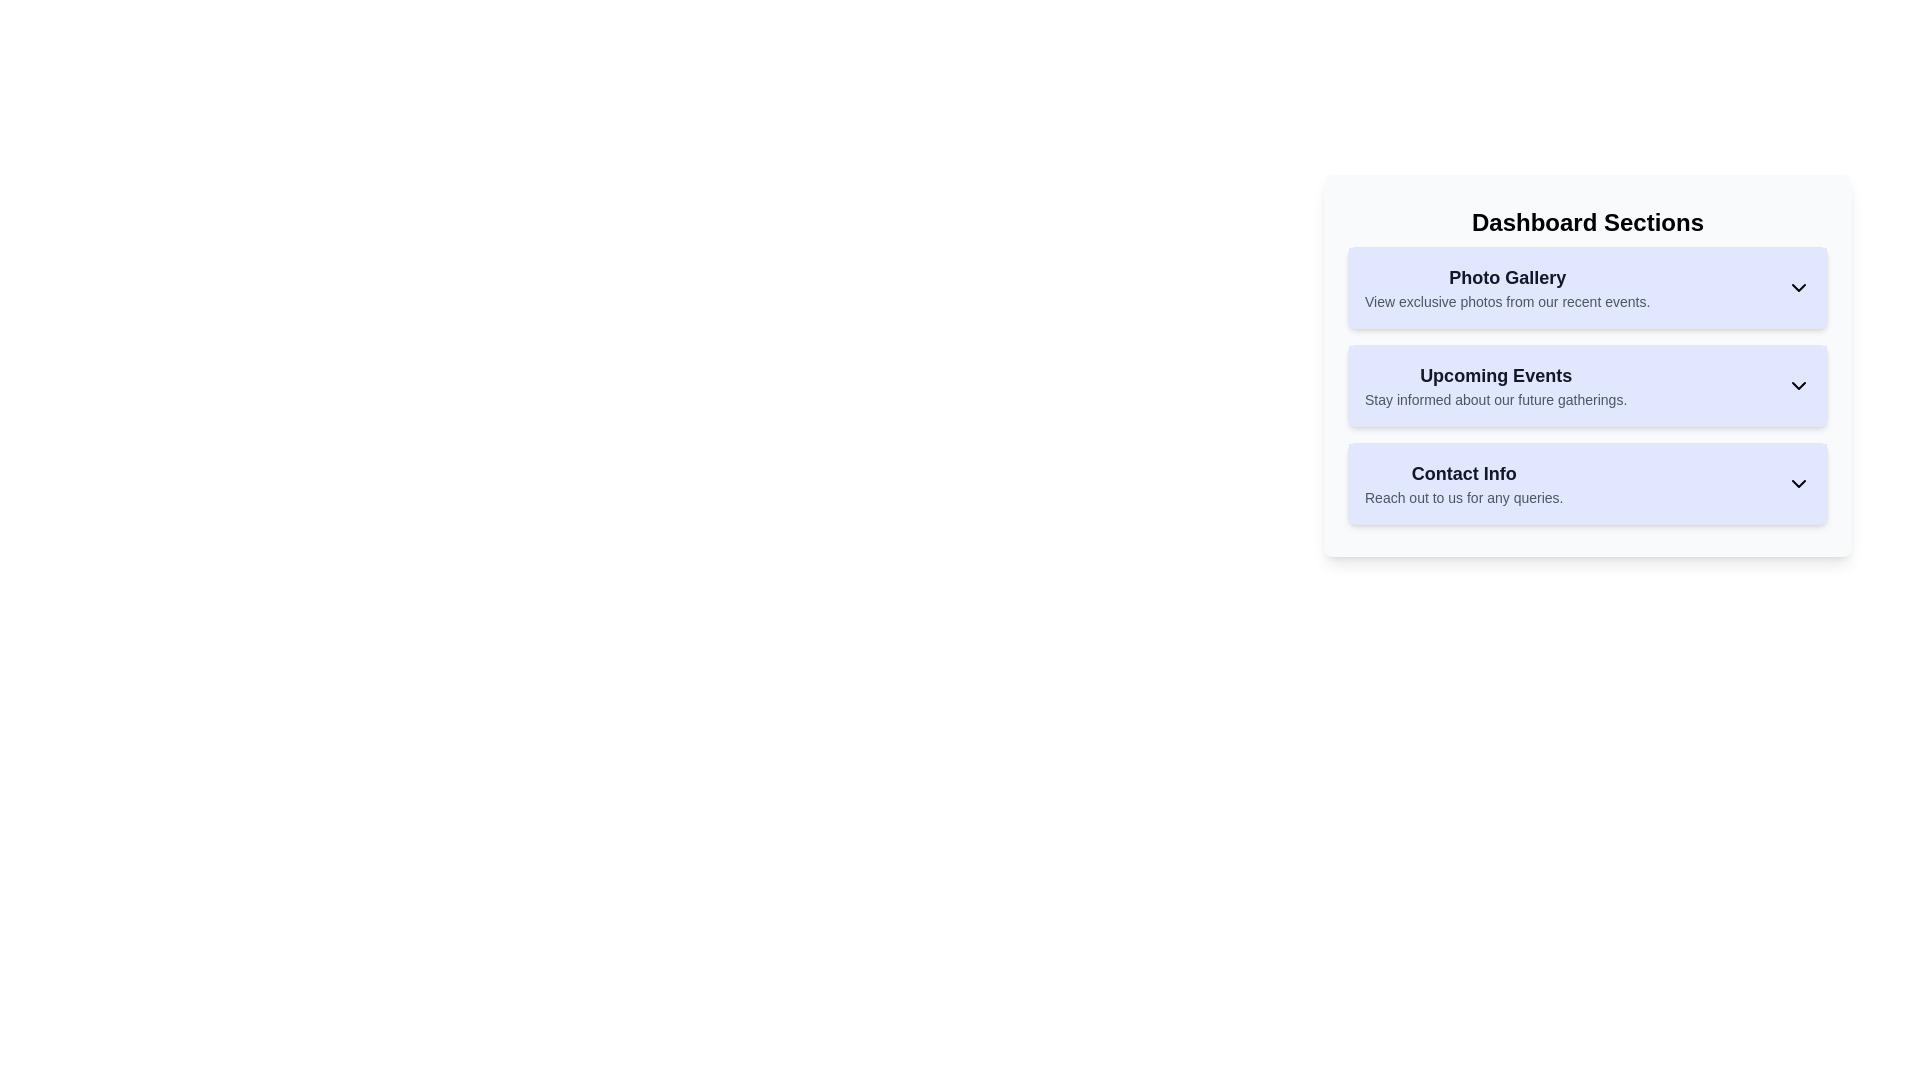 The height and width of the screenshot is (1080, 1920). What do you see at coordinates (1799, 385) in the screenshot?
I see `the chevron icon used to expand or collapse additional information in the 'Upcoming Events' section, located to the far right of the text 'Stay informed about our future gatherings.'` at bounding box center [1799, 385].